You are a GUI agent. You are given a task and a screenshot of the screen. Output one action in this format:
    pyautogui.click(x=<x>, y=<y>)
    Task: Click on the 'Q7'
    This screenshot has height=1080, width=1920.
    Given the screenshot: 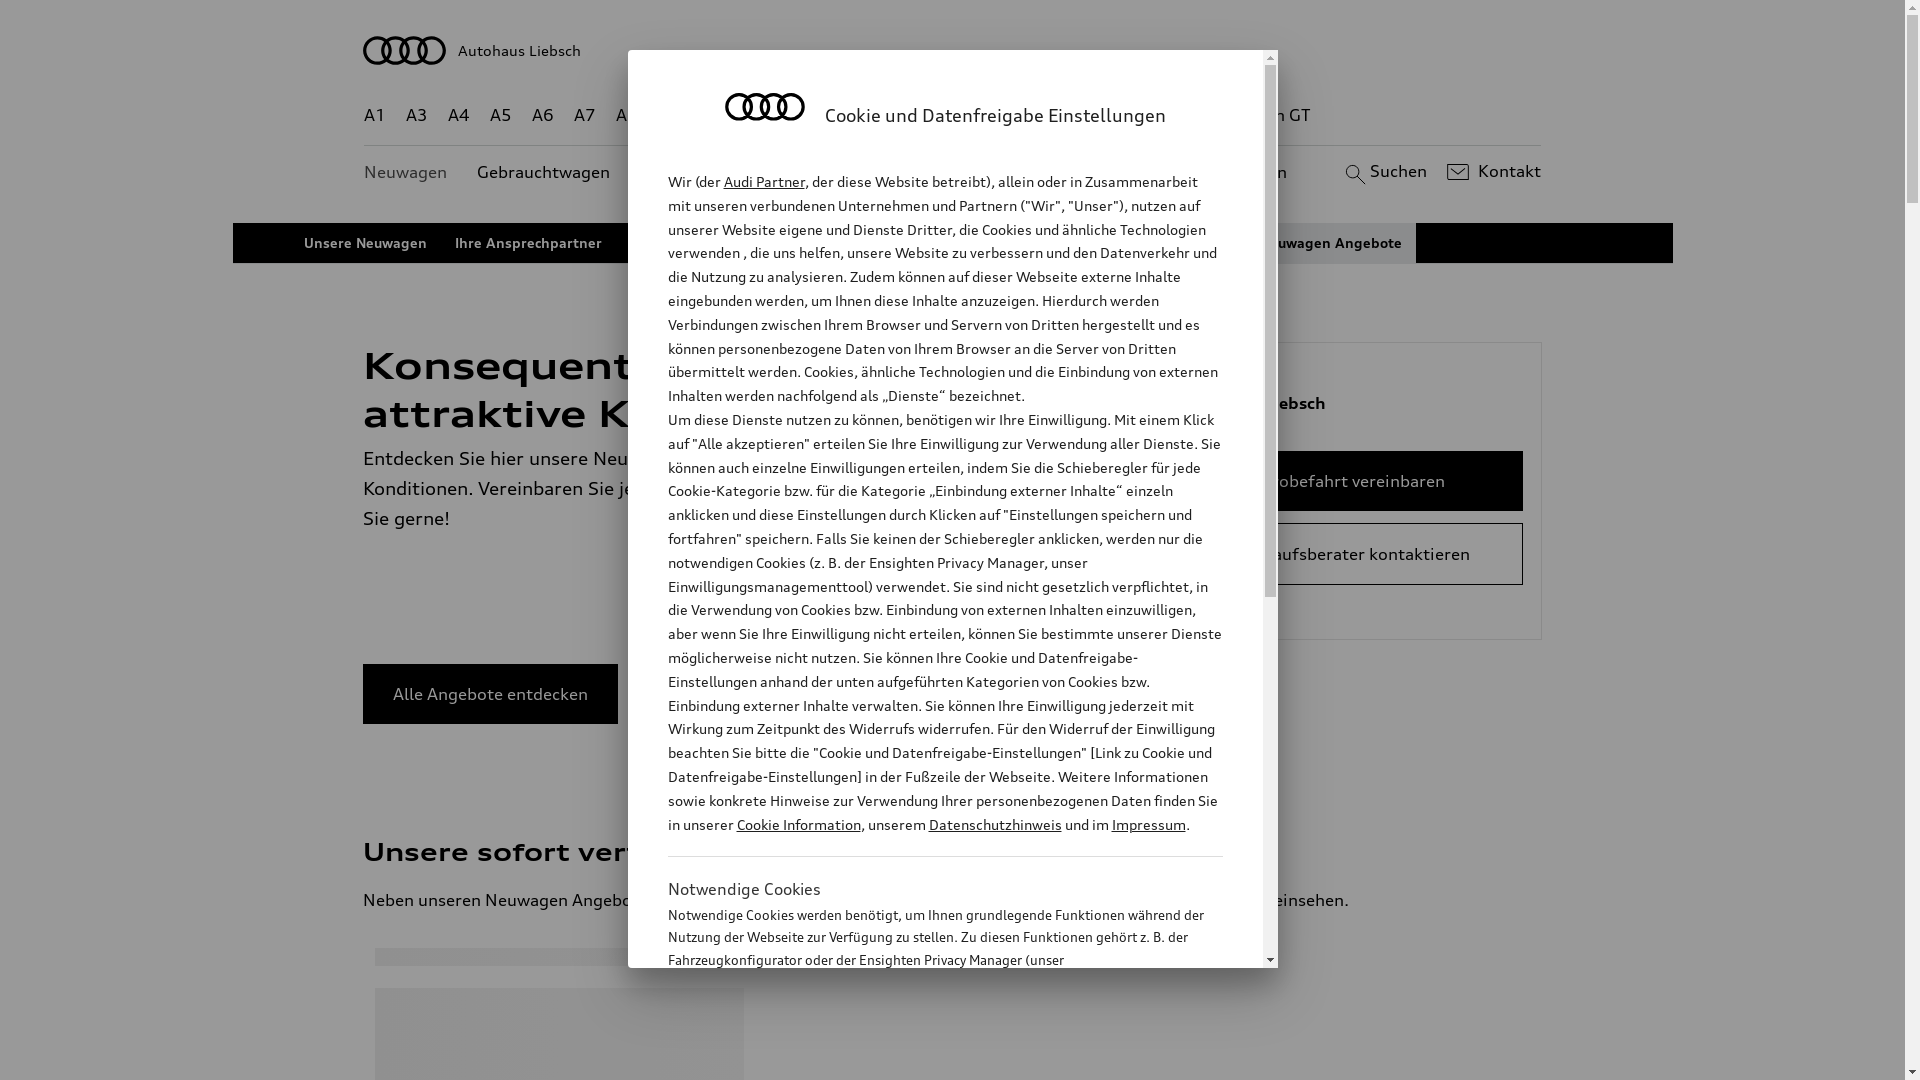 What is the action you would take?
    pyautogui.click(x=882, y=115)
    